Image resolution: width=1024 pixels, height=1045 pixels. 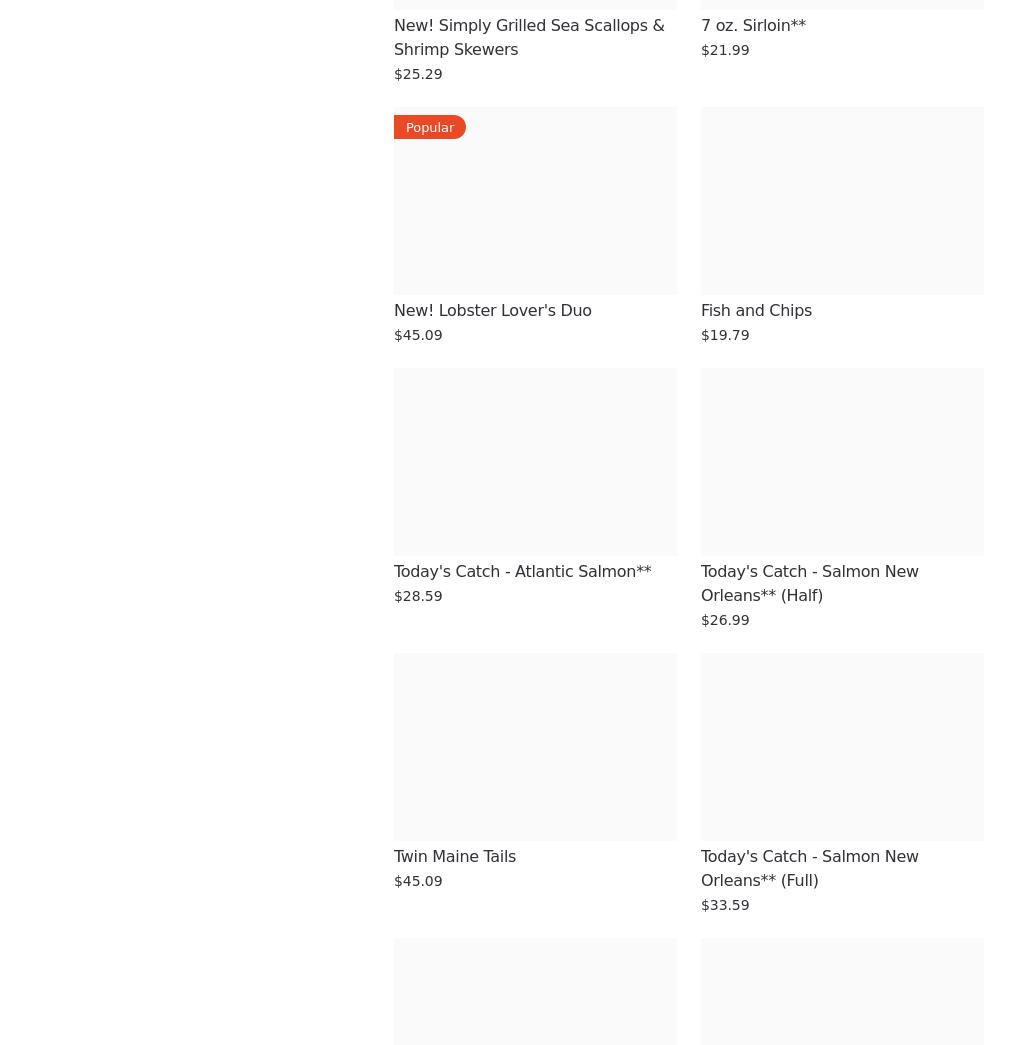 I want to click on 'New! Lobster Lover's Duo', so click(x=491, y=310).